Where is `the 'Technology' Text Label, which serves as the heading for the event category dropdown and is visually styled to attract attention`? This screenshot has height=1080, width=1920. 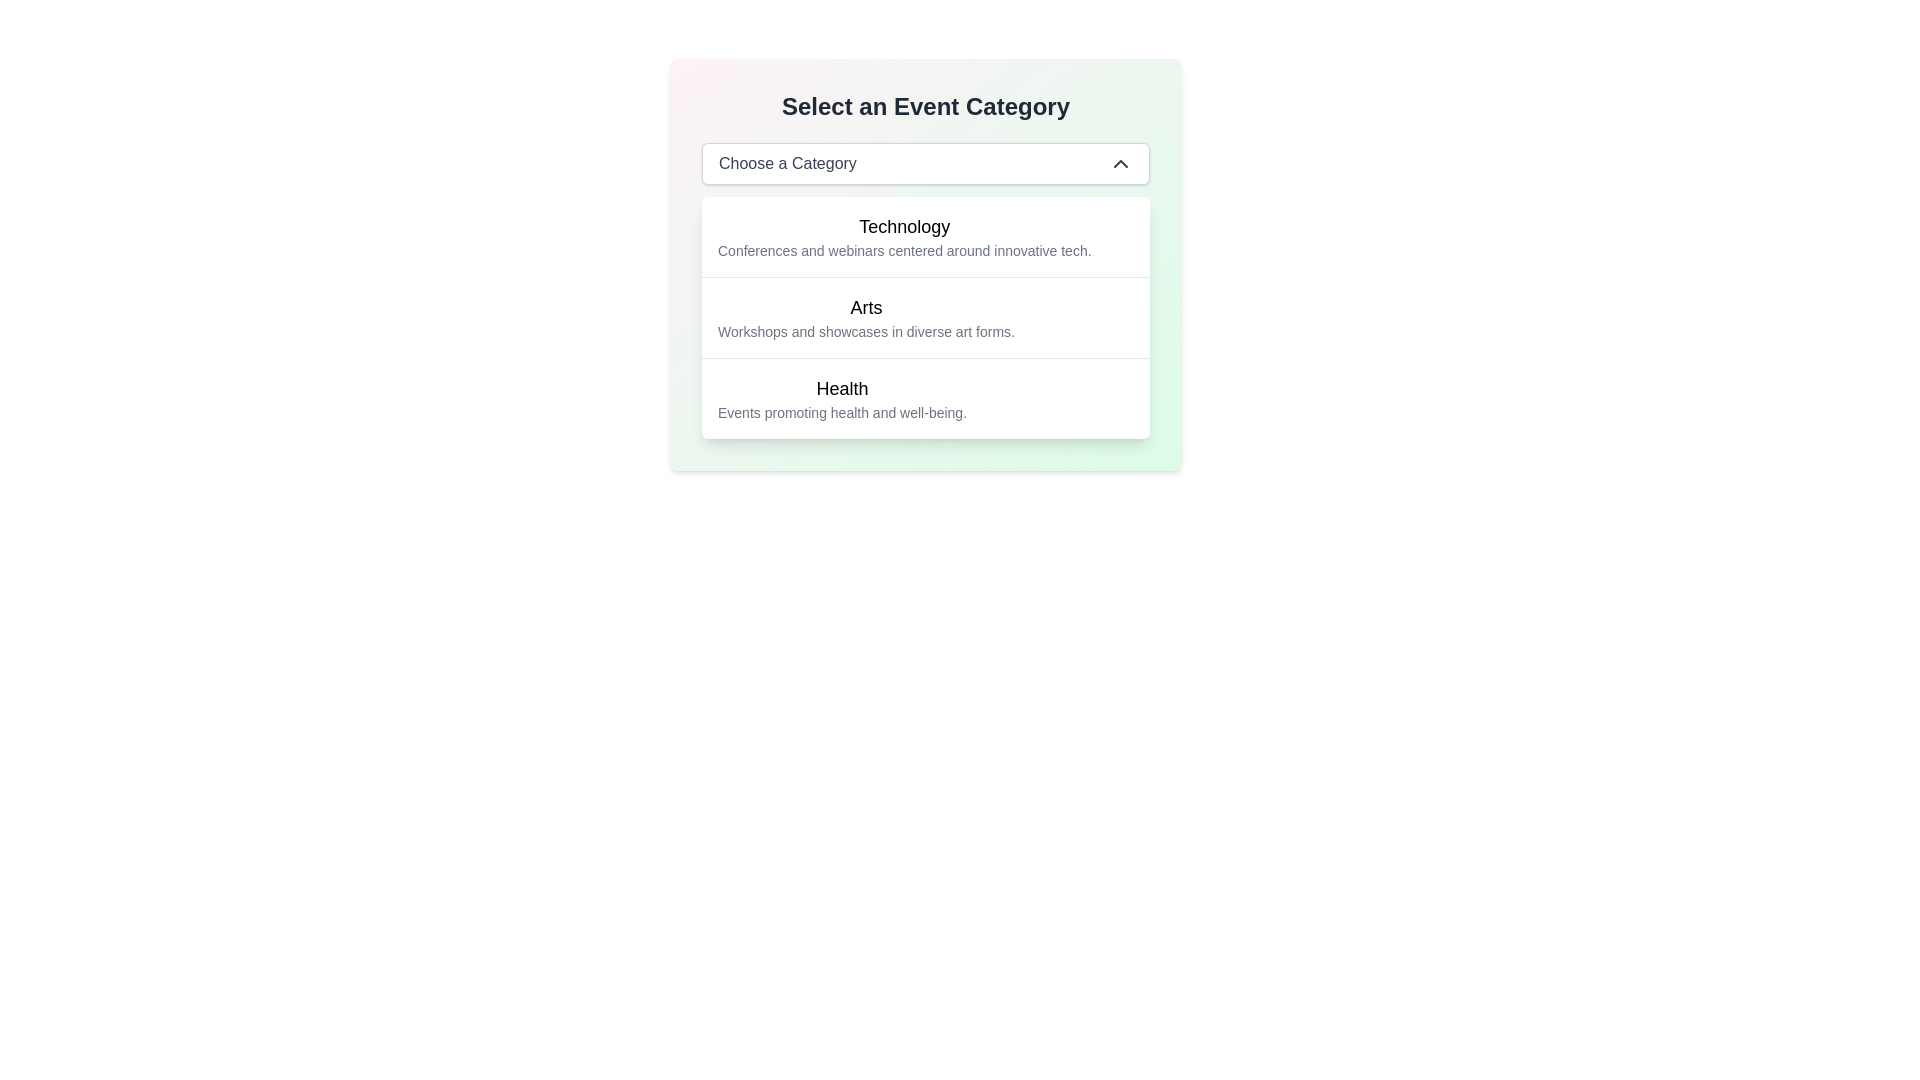 the 'Technology' Text Label, which serves as the heading for the event category dropdown and is visually styled to attract attention is located at coordinates (903, 226).